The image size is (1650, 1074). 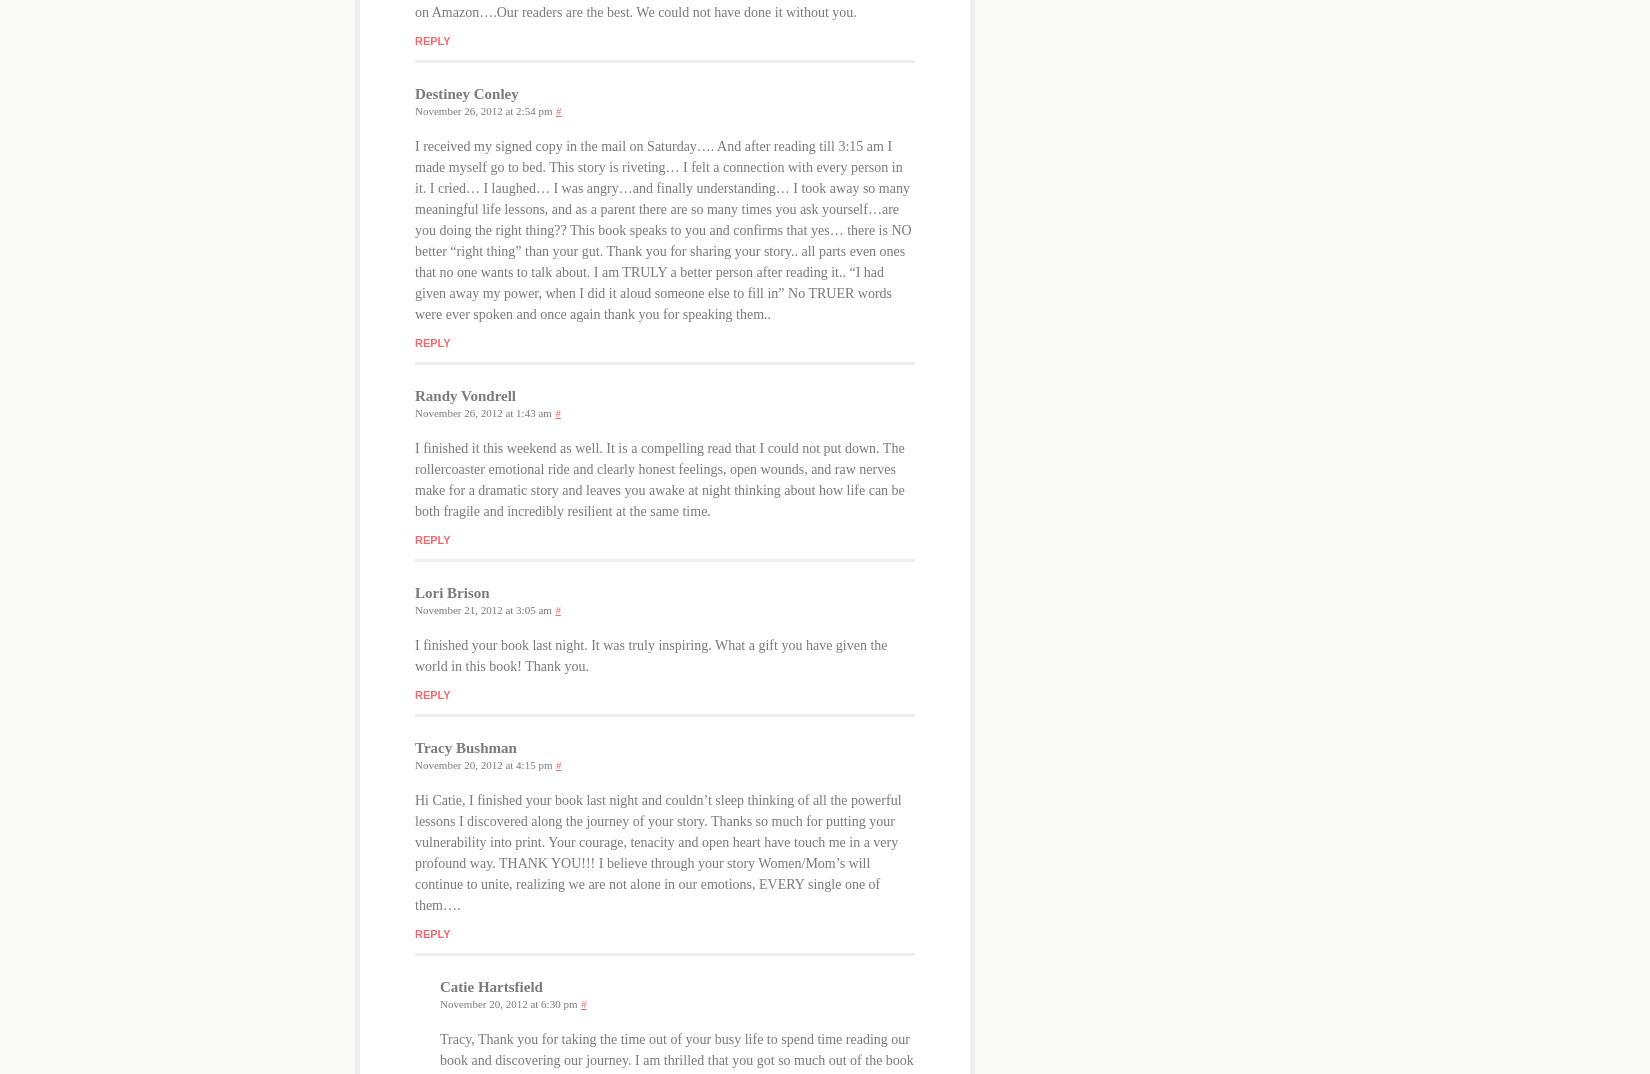 I want to click on 'November 26, 2012 at 1:43 am', so click(x=481, y=412).